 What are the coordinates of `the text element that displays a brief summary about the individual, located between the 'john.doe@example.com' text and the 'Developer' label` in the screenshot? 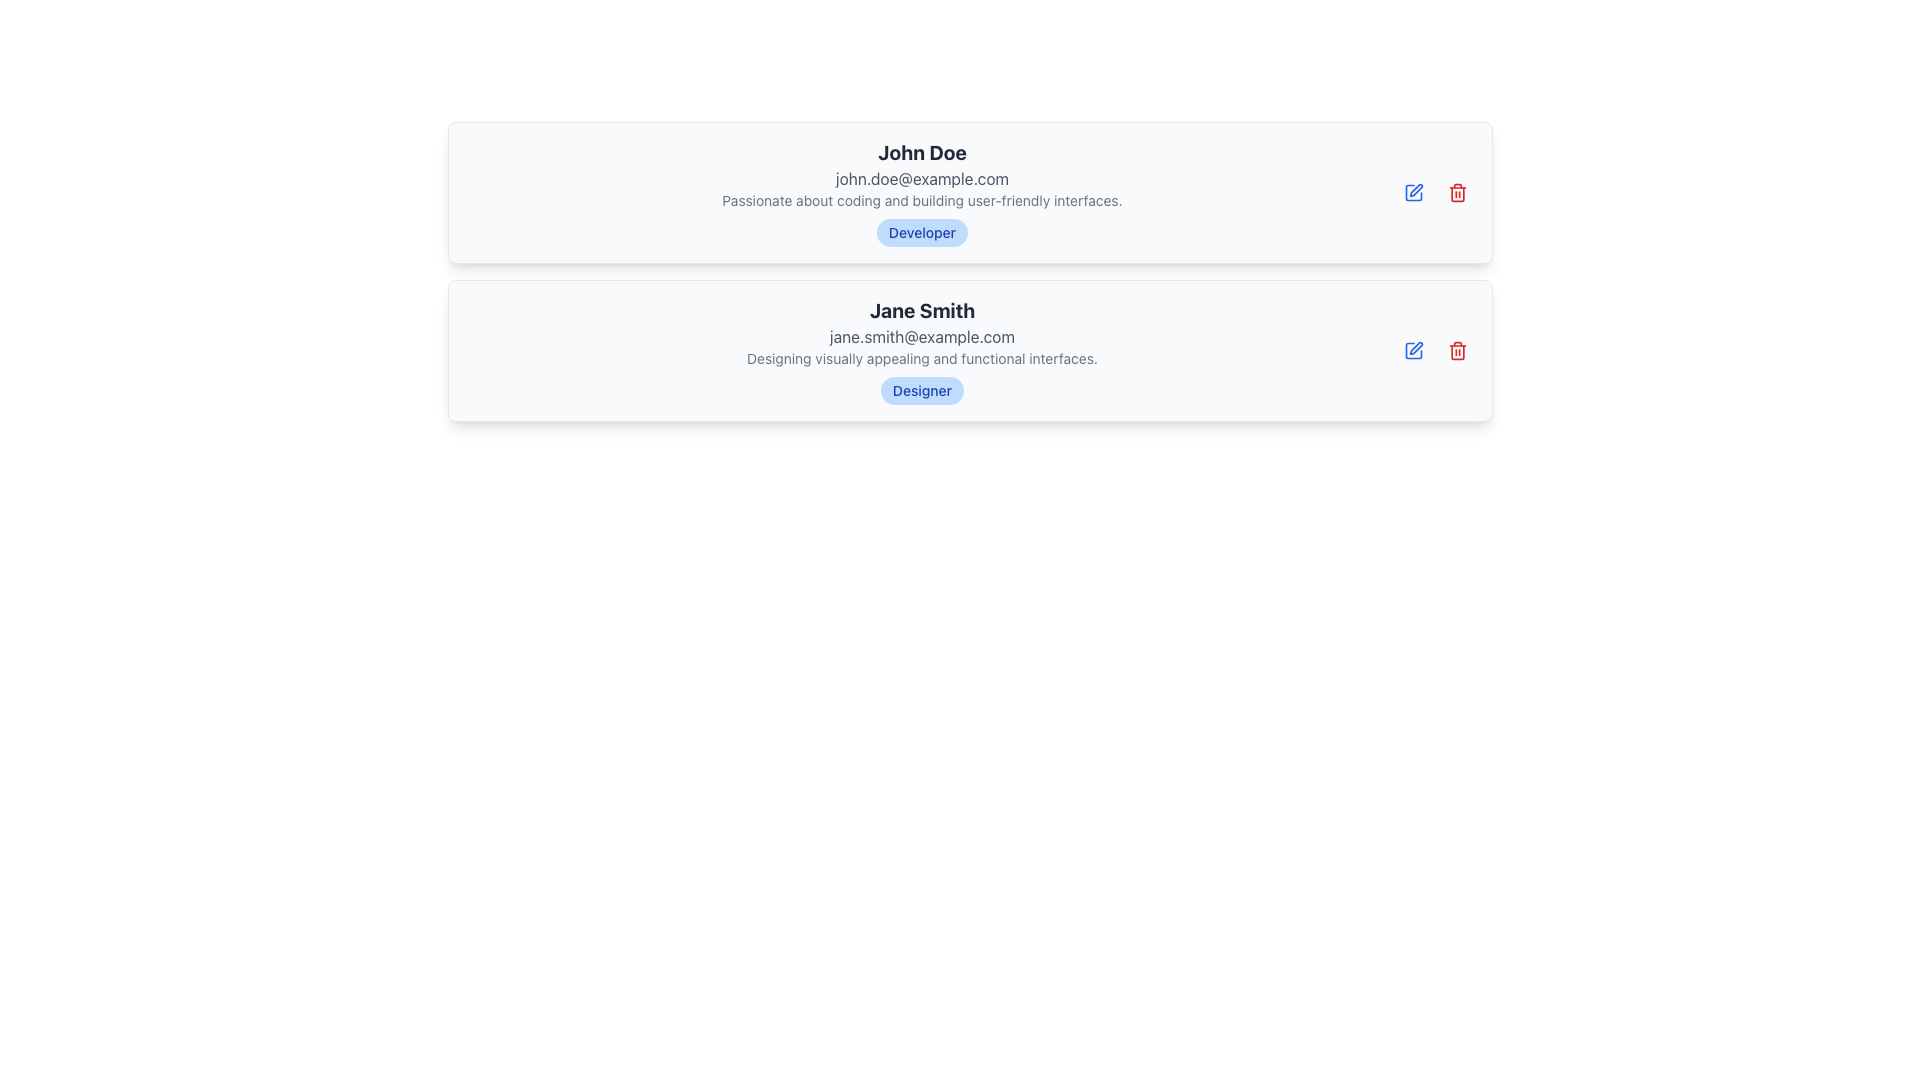 It's located at (921, 200).